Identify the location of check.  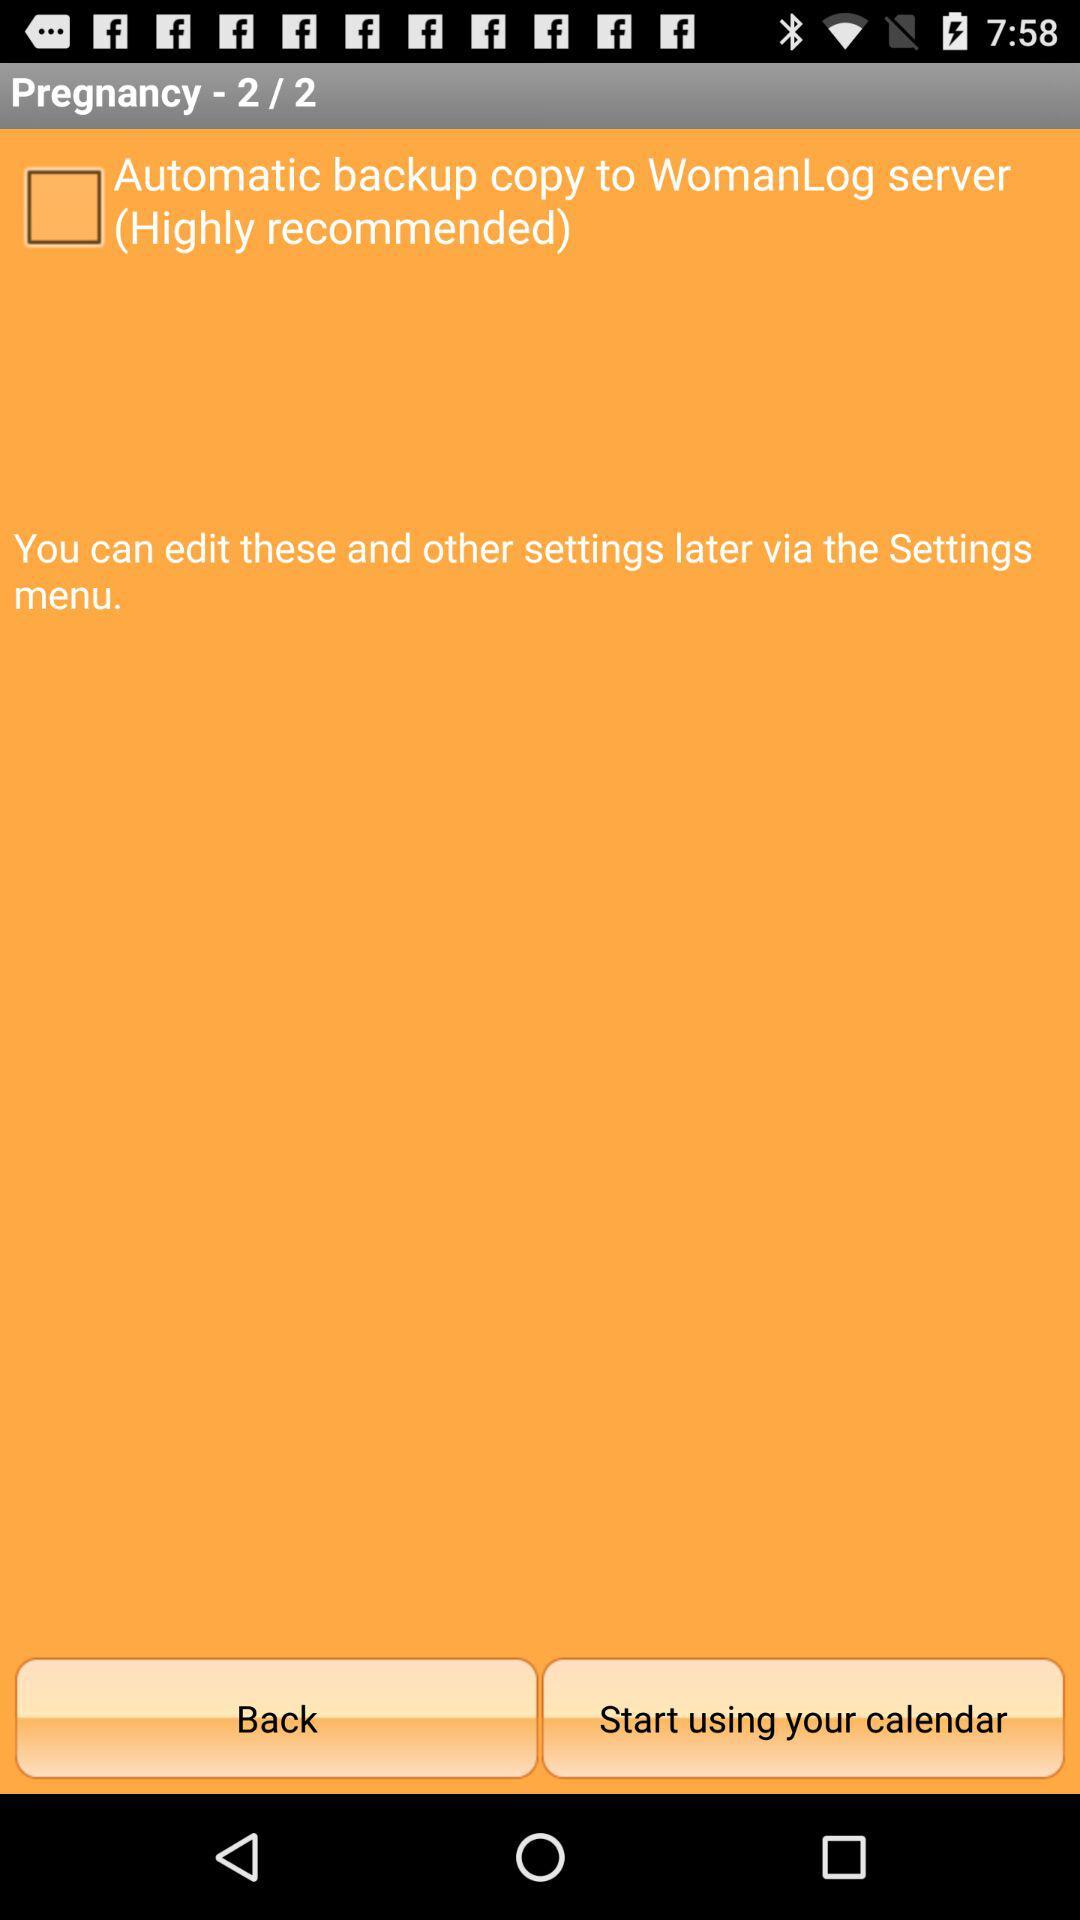
(62, 205).